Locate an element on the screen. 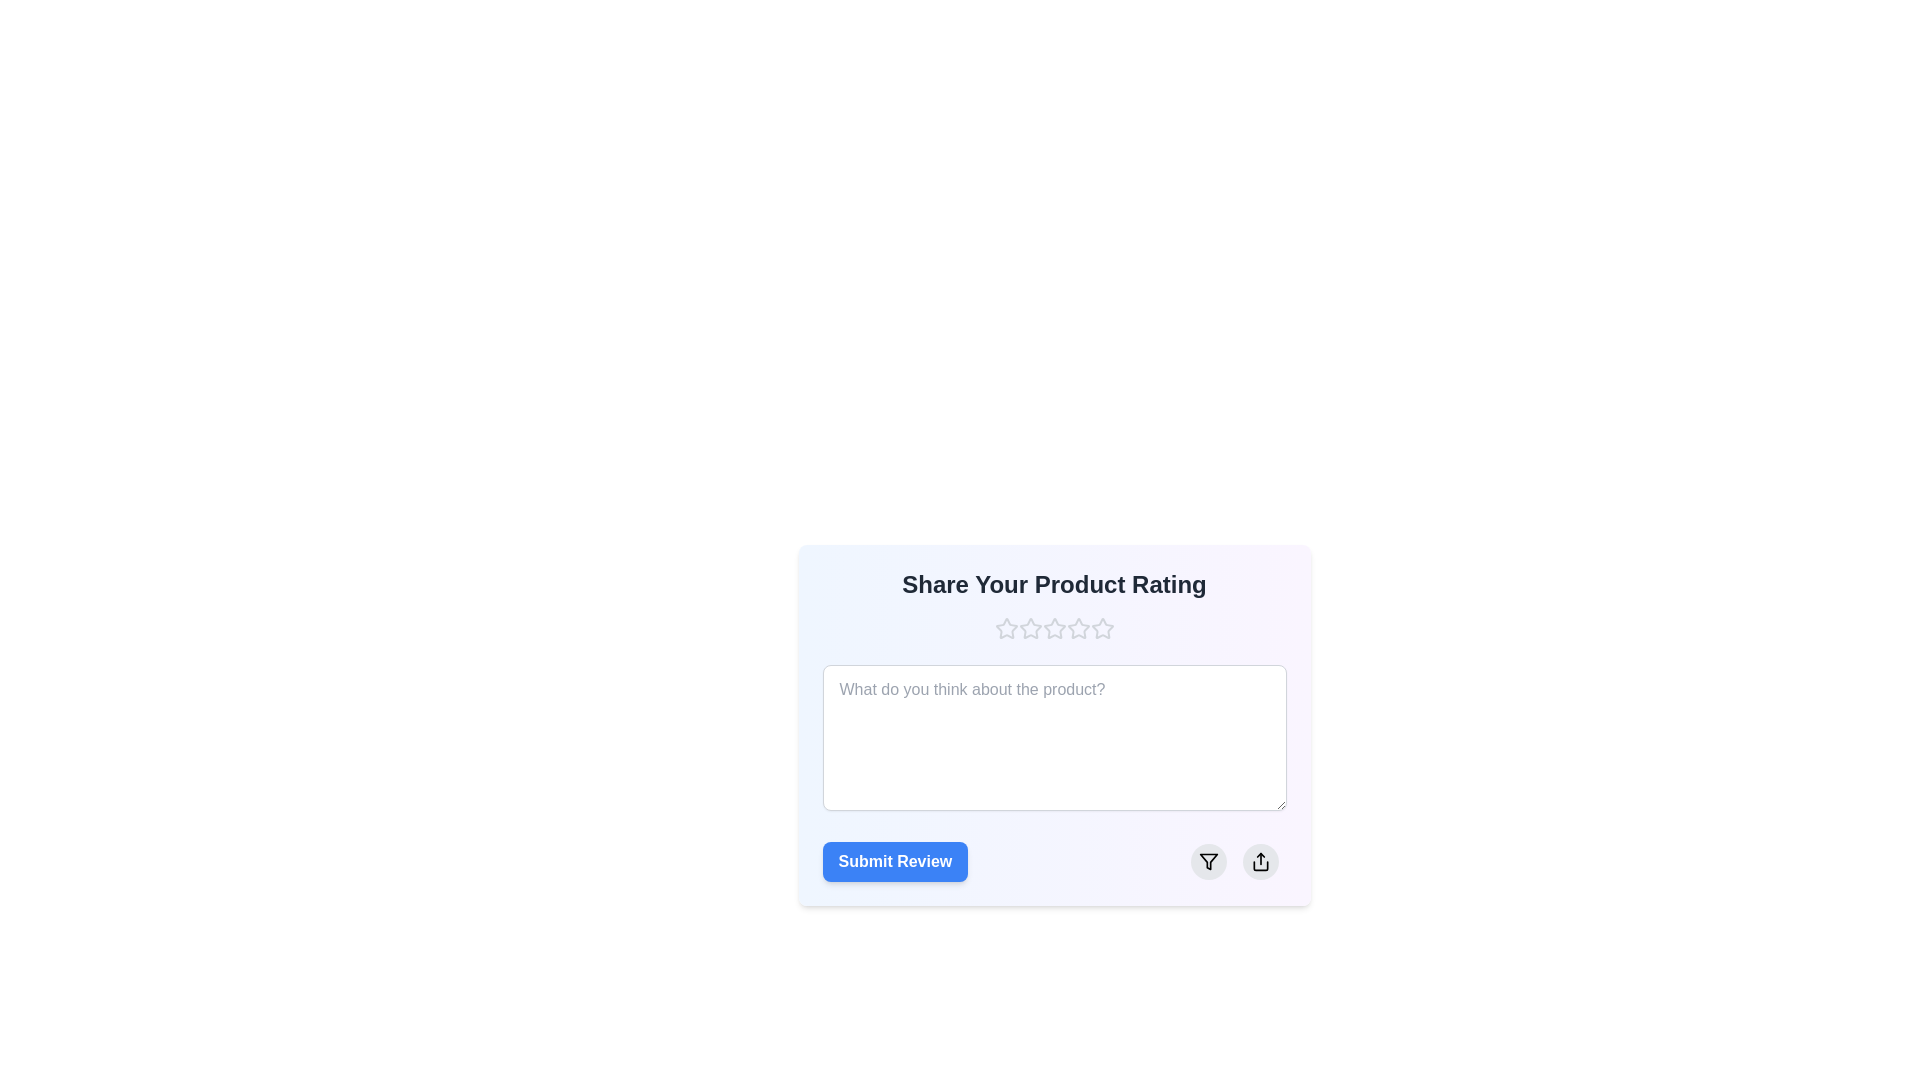 The width and height of the screenshot is (1920, 1080). the first circular button located at the bottom-right corner of the interface is located at coordinates (1207, 860).